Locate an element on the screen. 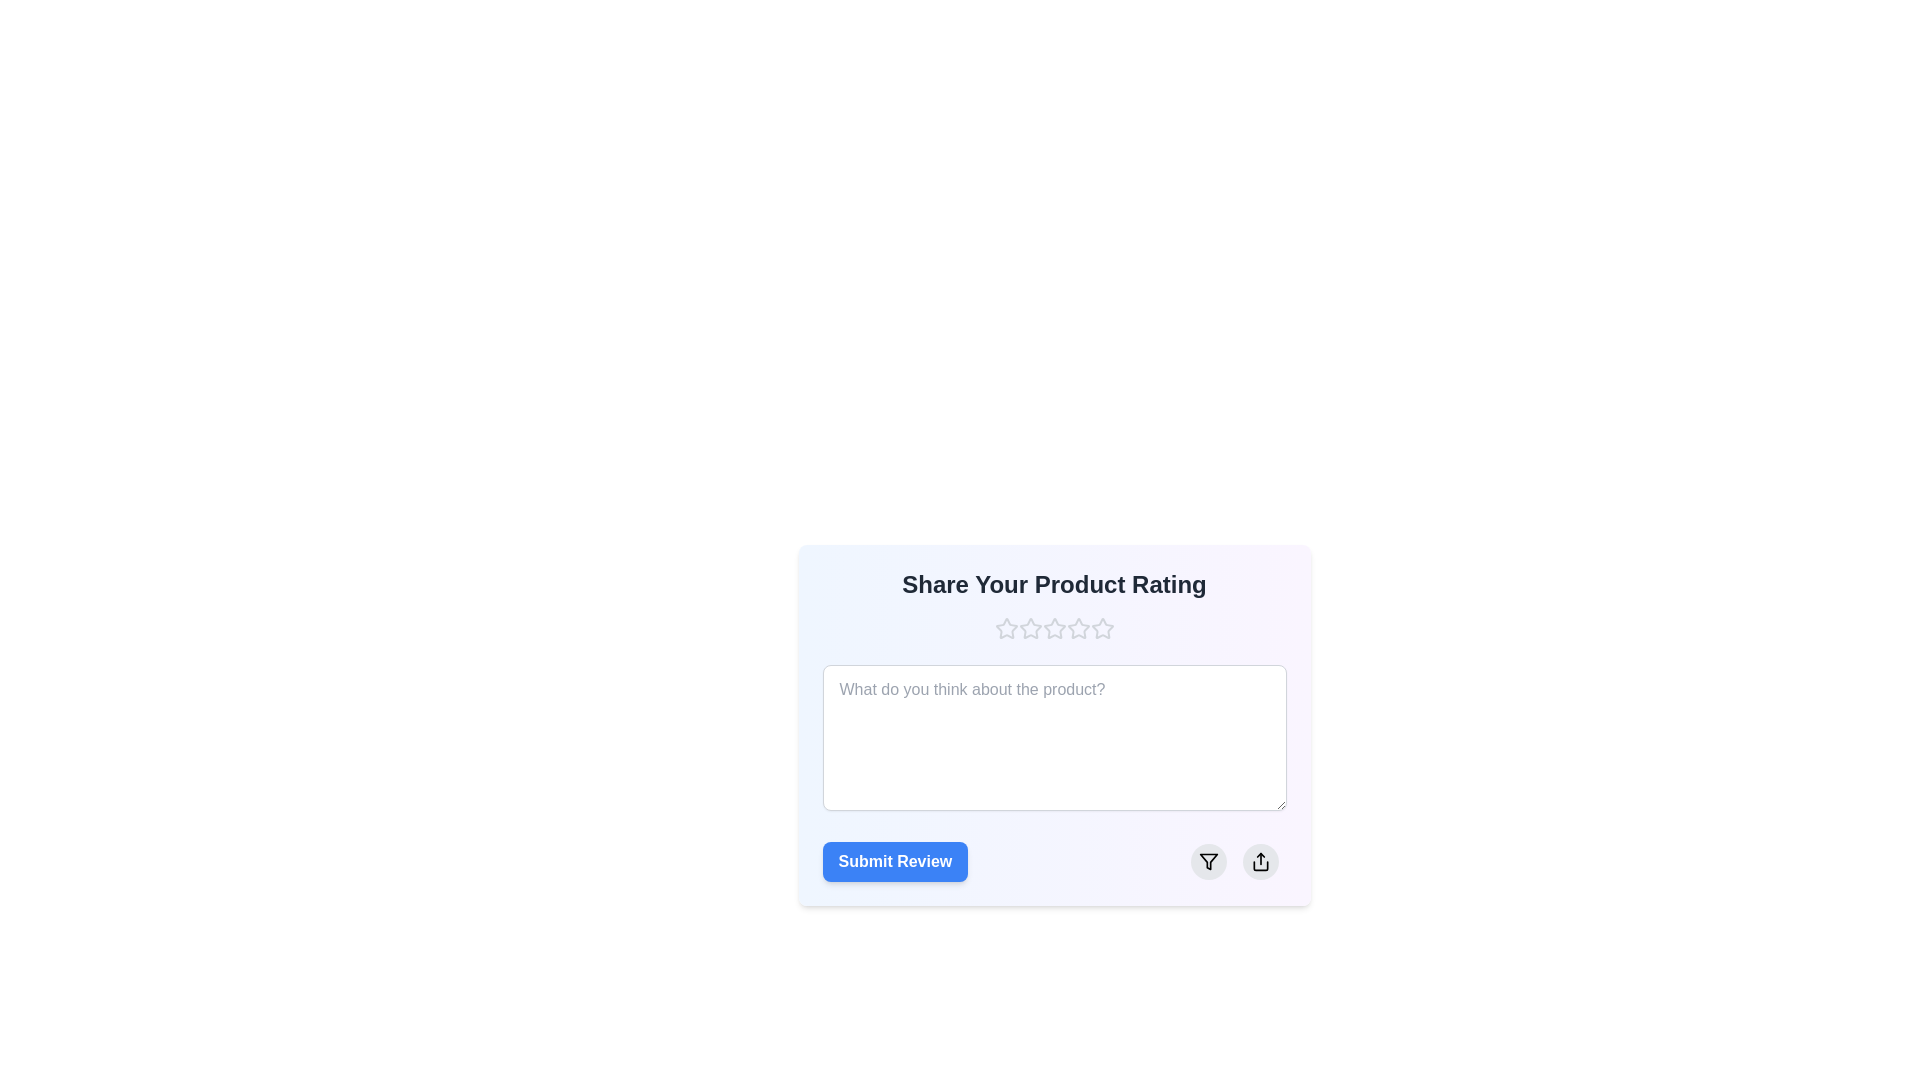 The width and height of the screenshot is (1920, 1080). the first circular button located at the bottom-right corner of the interface is located at coordinates (1207, 860).